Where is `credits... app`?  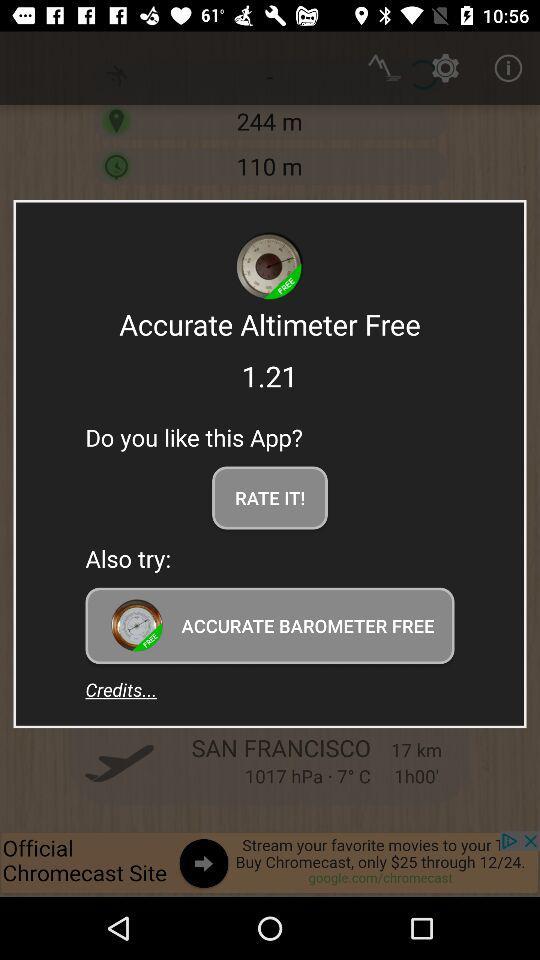 credits... app is located at coordinates (121, 689).